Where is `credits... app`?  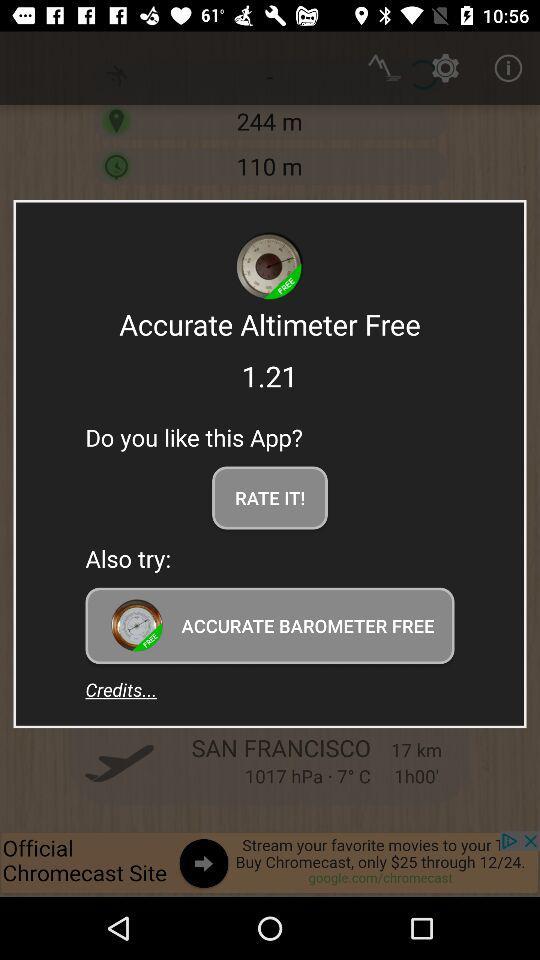 credits... app is located at coordinates (121, 689).